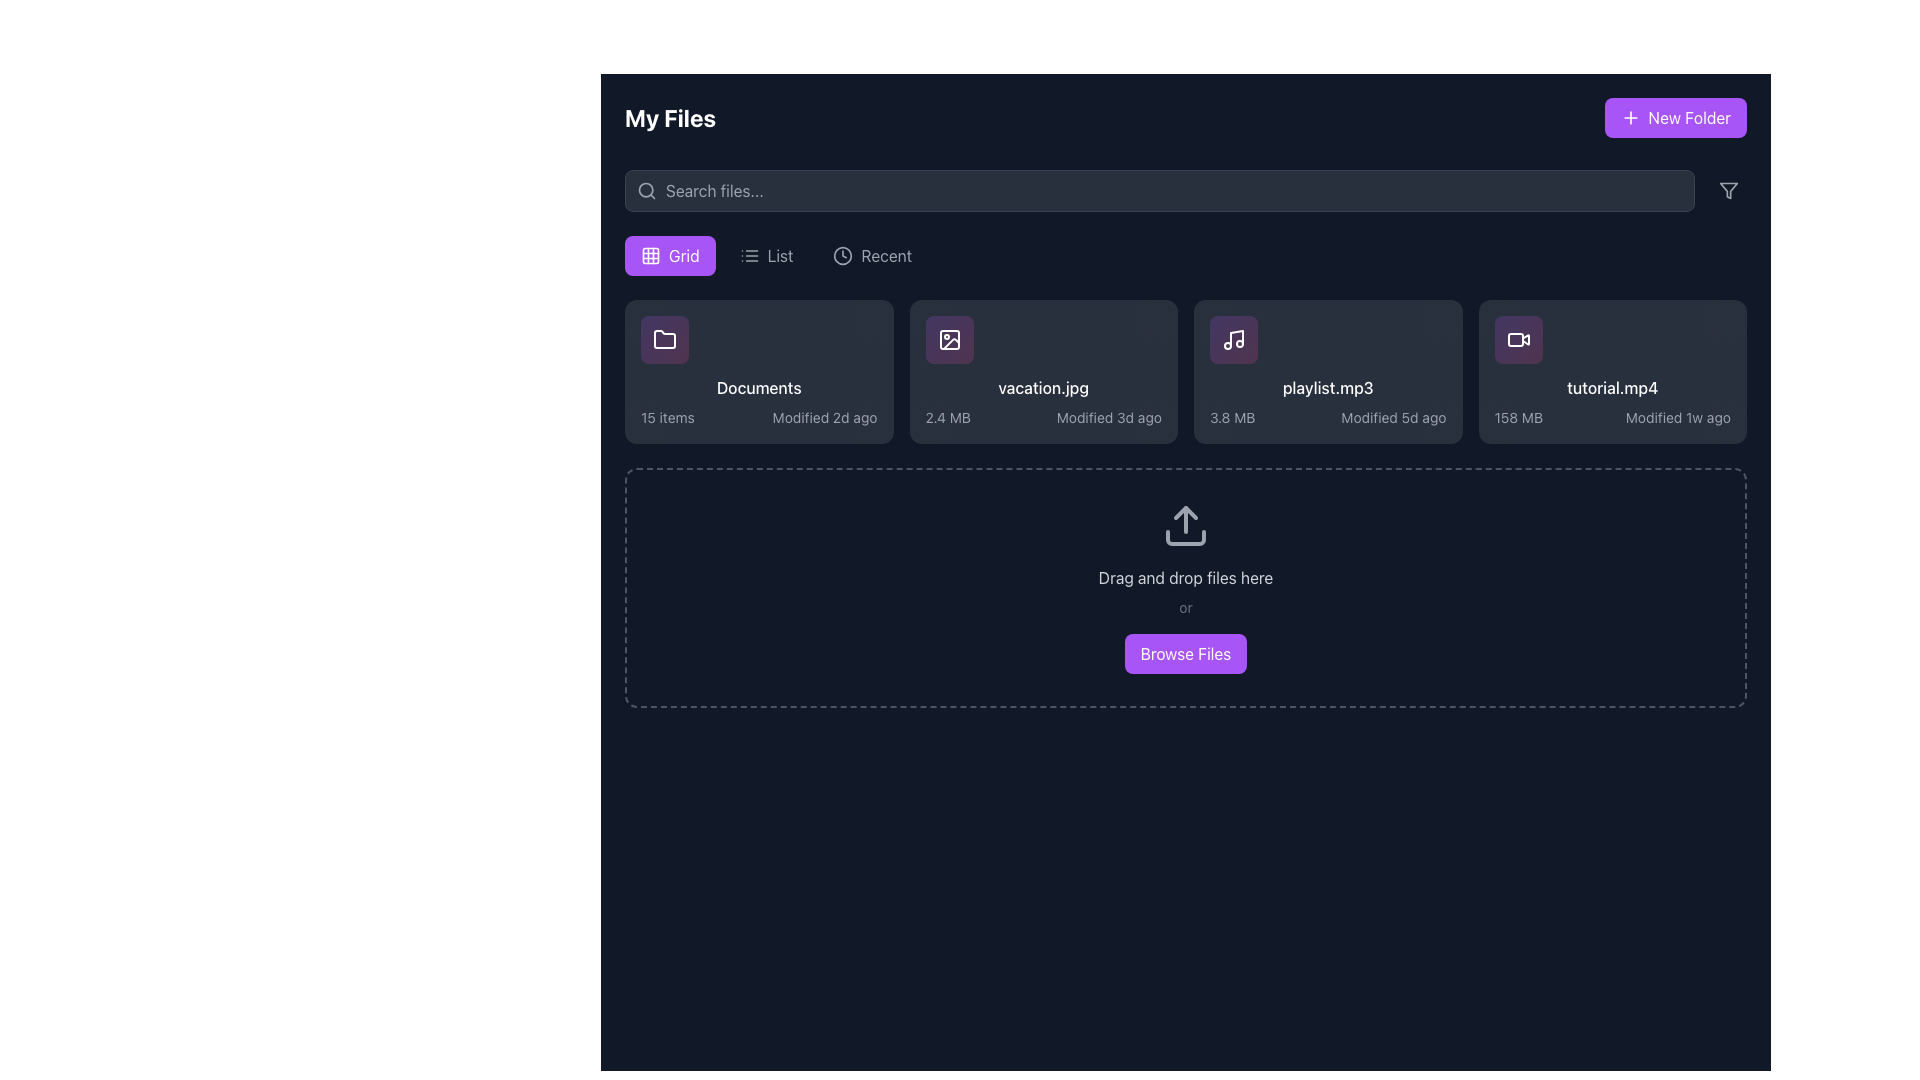 This screenshot has height=1080, width=1920. What do you see at coordinates (1185, 607) in the screenshot?
I see `the text label that visually separates the 'Drag and drop files here' instruction and the 'Browse Files' button, located centrally between these two texts` at bounding box center [1185, 607].